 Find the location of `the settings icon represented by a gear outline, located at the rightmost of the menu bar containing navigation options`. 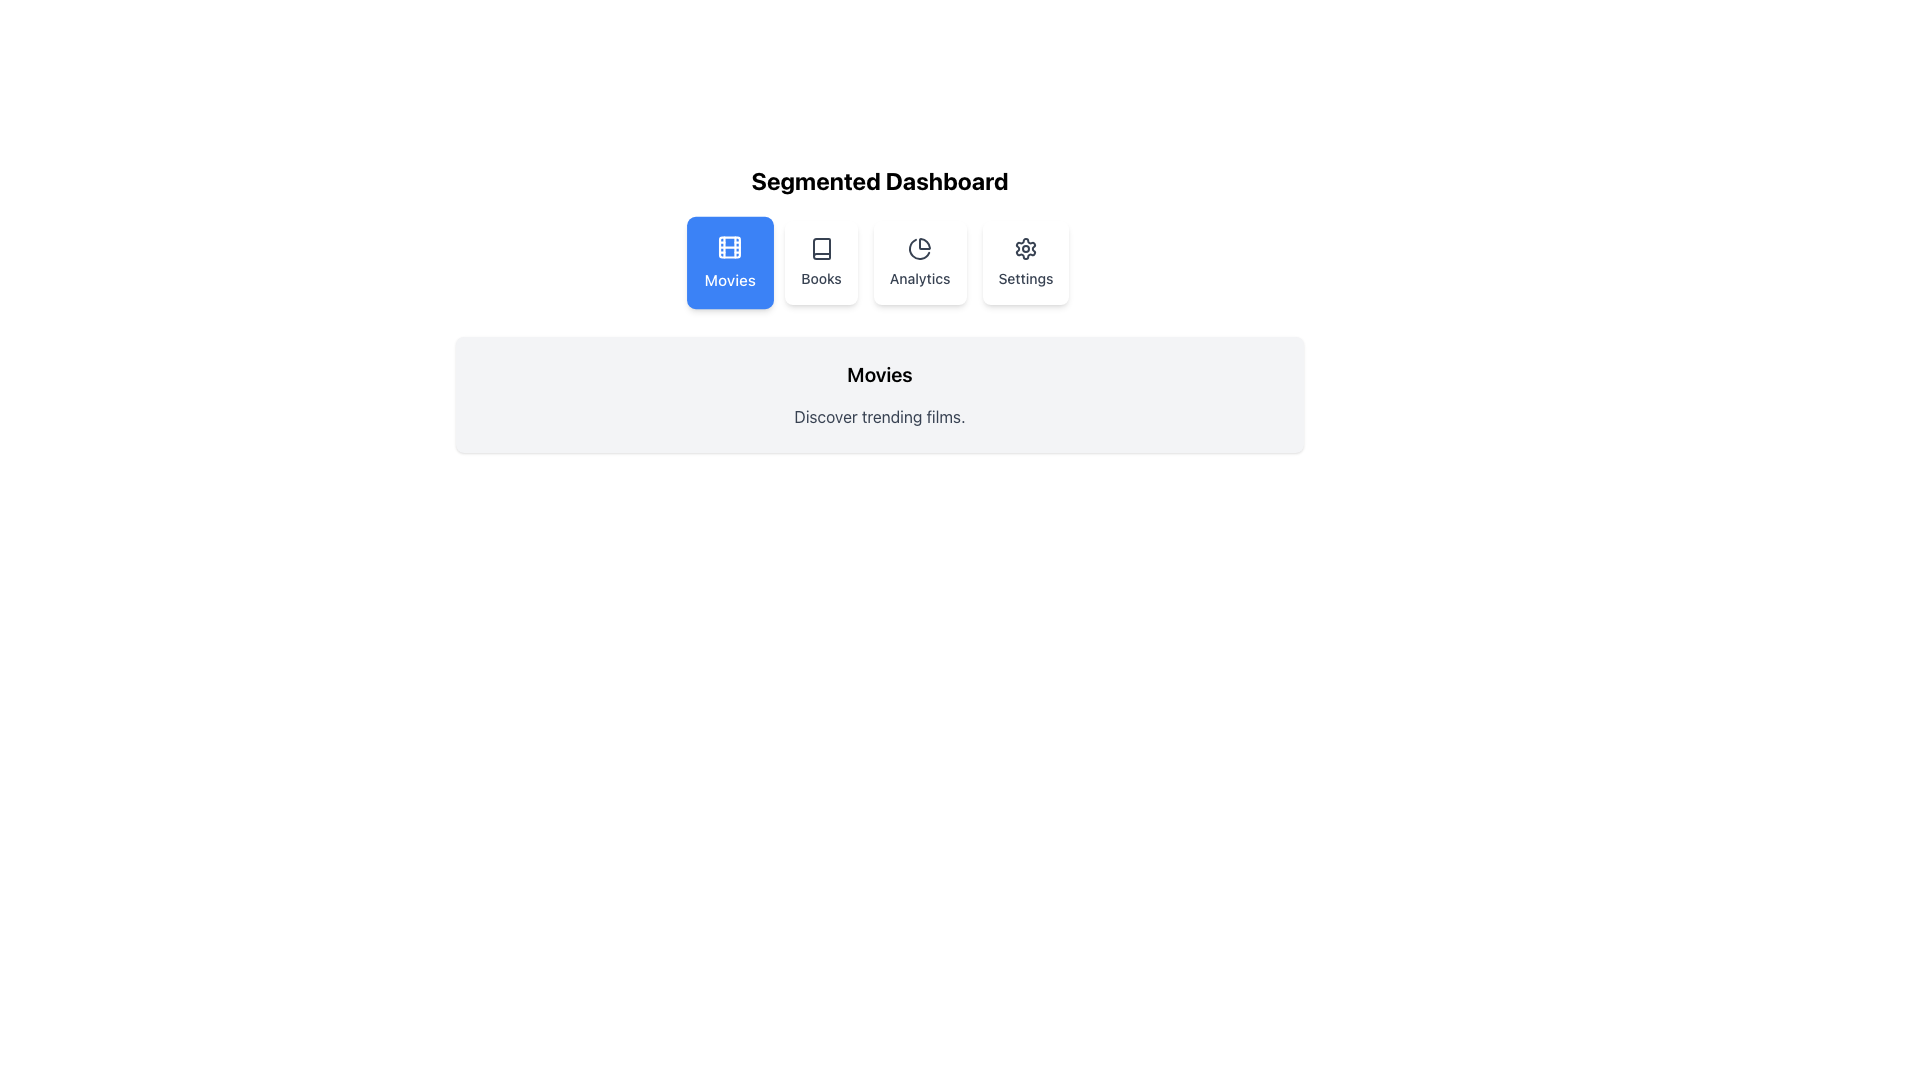

the settings icon represented by a gear outline, located at the rightmost of the menu bar containing navigation options is located at coordinates (1026, 248).